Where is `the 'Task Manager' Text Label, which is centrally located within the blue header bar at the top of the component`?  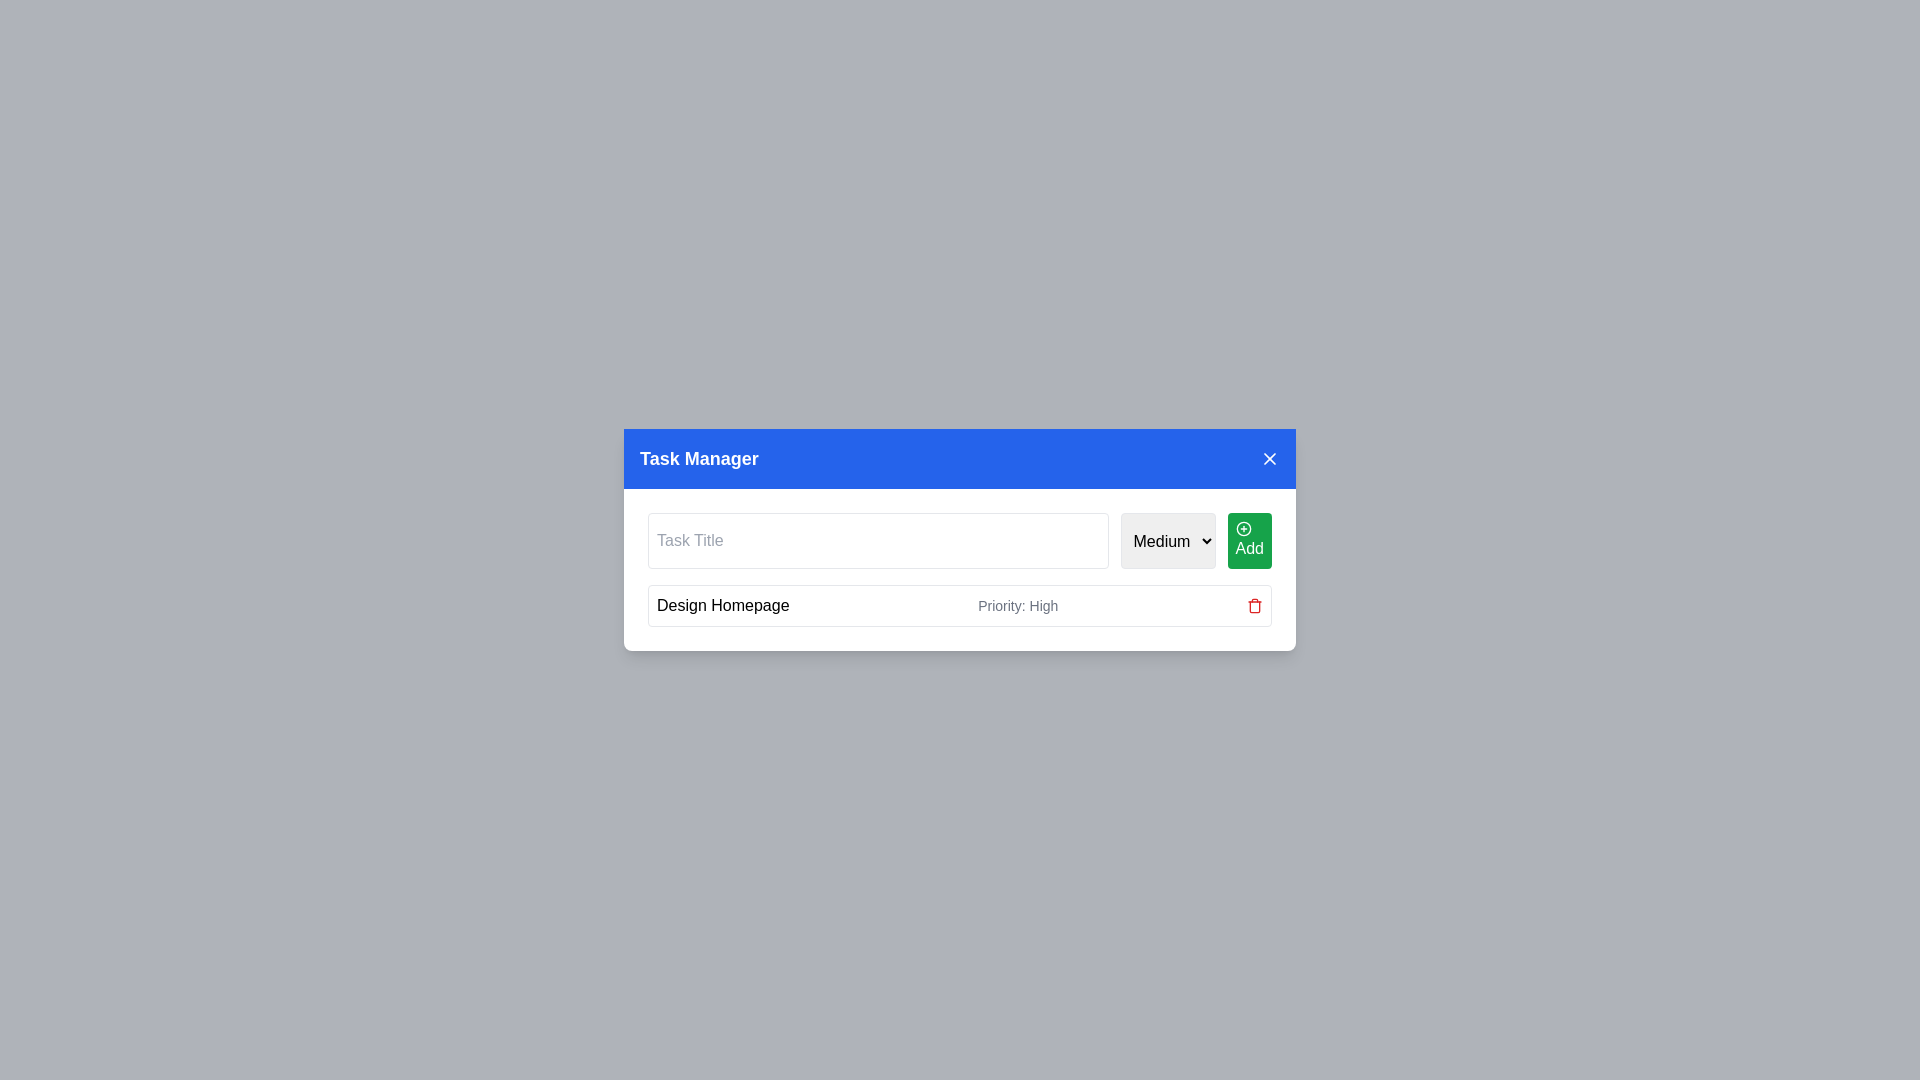
the 'Task Manager' Text Label, which is centrally located within the blue header bar at the top of the component is located at coordinates (699, 459).